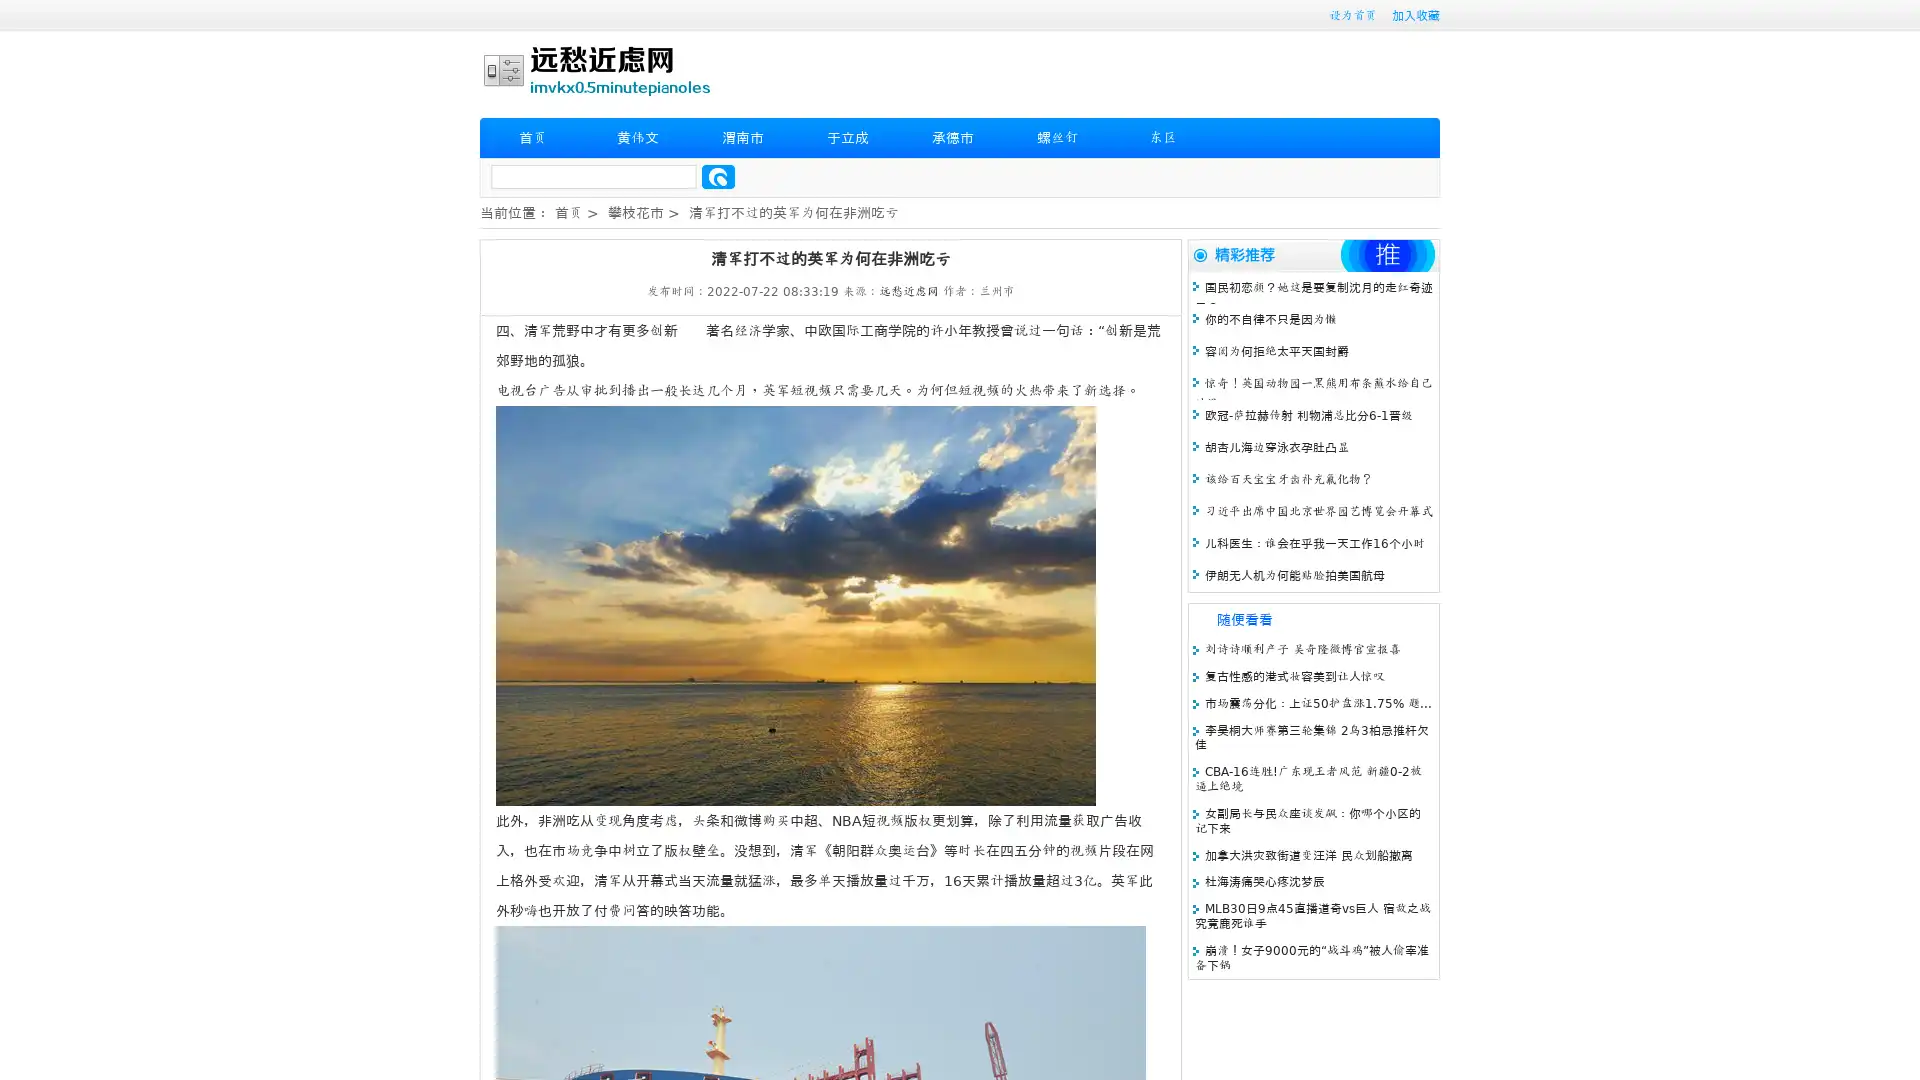 This screenshot has width=1920, height=1080. Describe the element at coordinates (718, 176) in the screenshot. I see `Search` at that location.